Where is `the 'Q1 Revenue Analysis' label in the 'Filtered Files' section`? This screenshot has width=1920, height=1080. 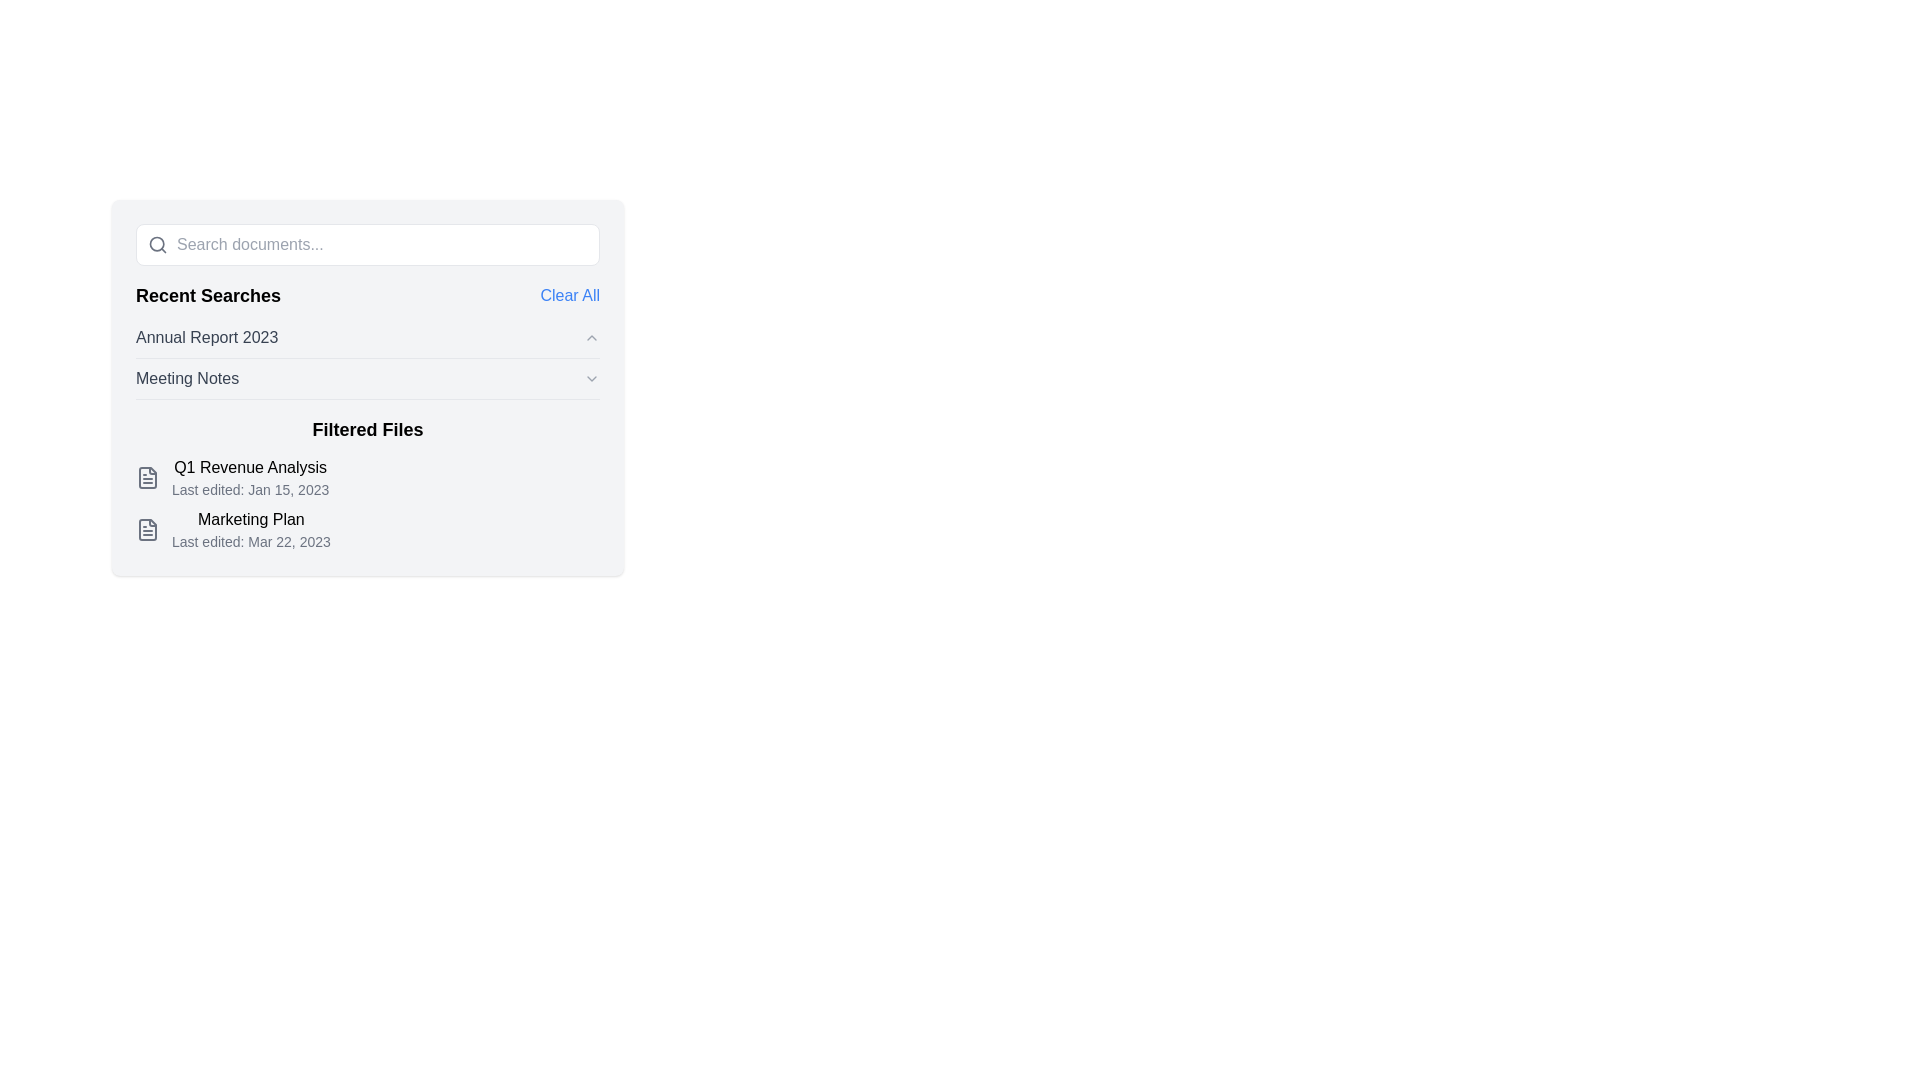
the 'Q1 Revenue Analysis' label in the 'Filtered Files' section is located at coordinates (249, 467).